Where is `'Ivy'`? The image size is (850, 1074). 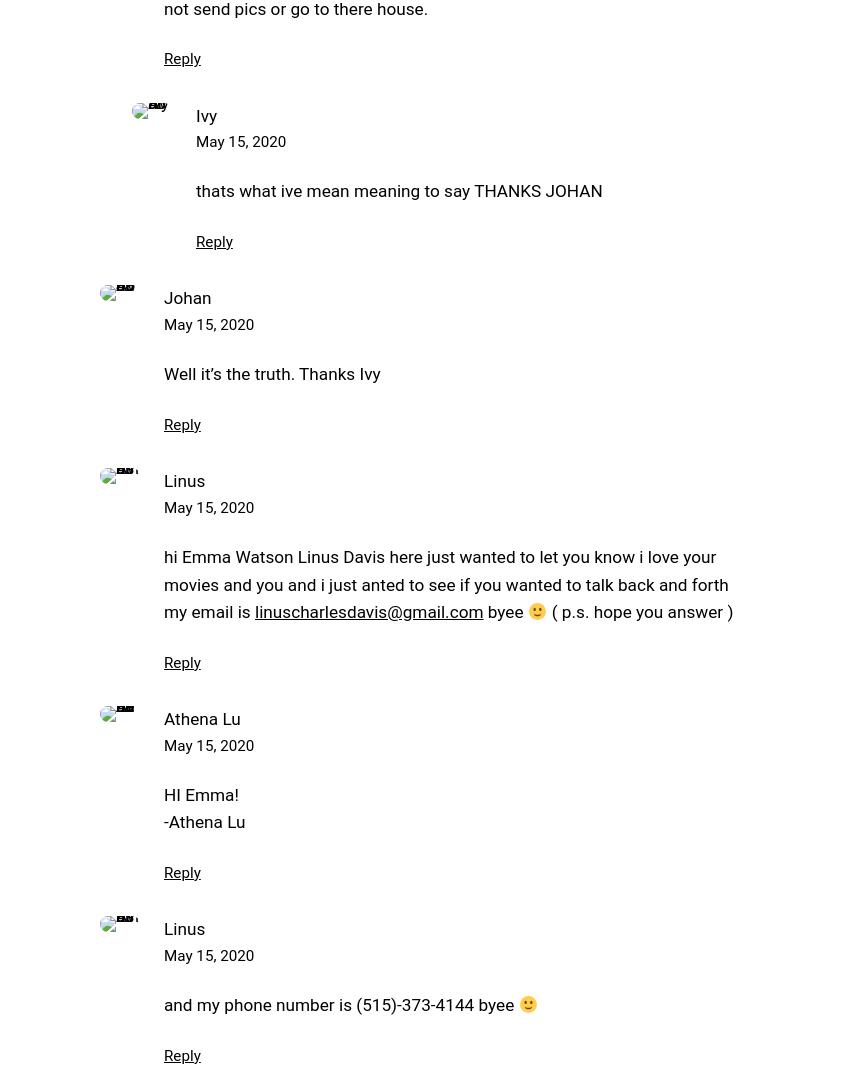
'Ivy' is located at coordinates (205, 114).